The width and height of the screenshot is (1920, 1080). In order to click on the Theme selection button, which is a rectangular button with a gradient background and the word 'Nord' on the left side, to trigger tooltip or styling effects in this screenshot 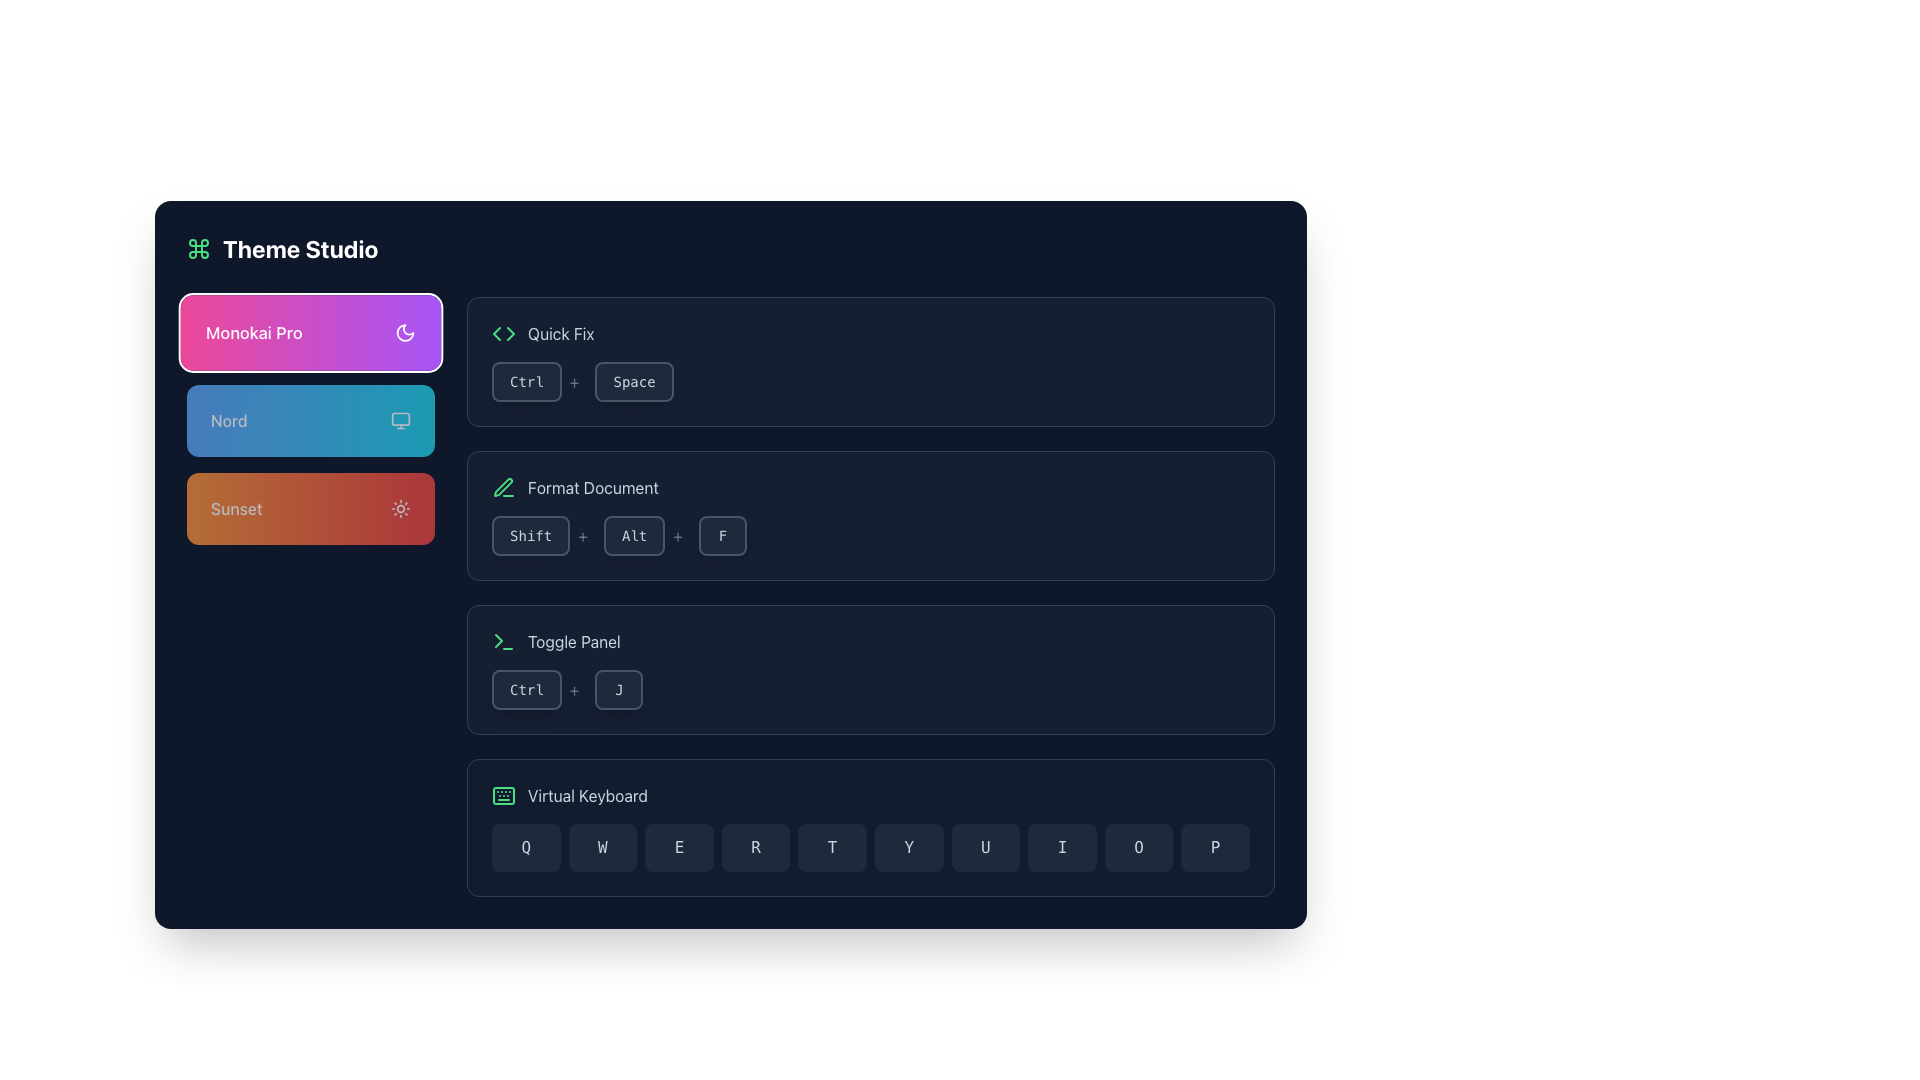, I will do `click(310, 419)`.